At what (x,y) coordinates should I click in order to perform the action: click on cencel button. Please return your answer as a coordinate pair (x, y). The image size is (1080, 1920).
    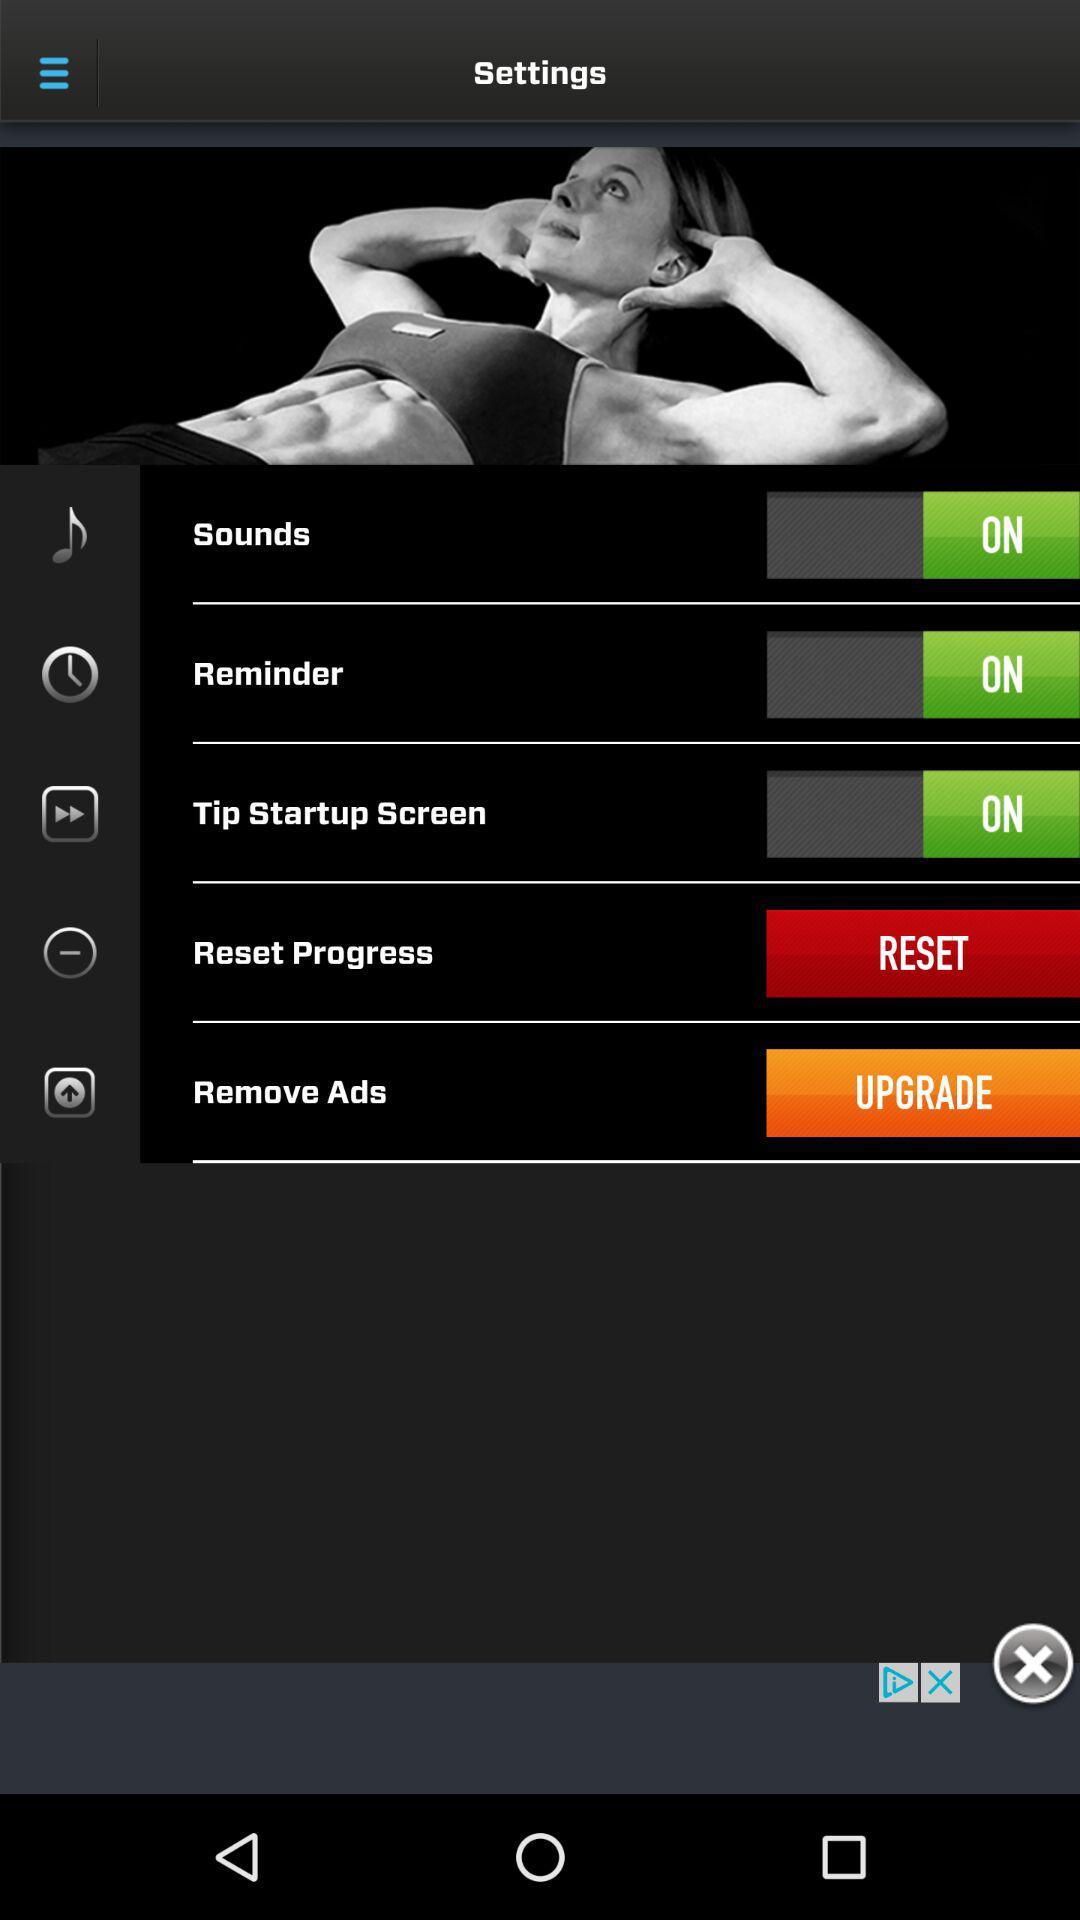
    Looking at the image, I should click on (1032, 1667).